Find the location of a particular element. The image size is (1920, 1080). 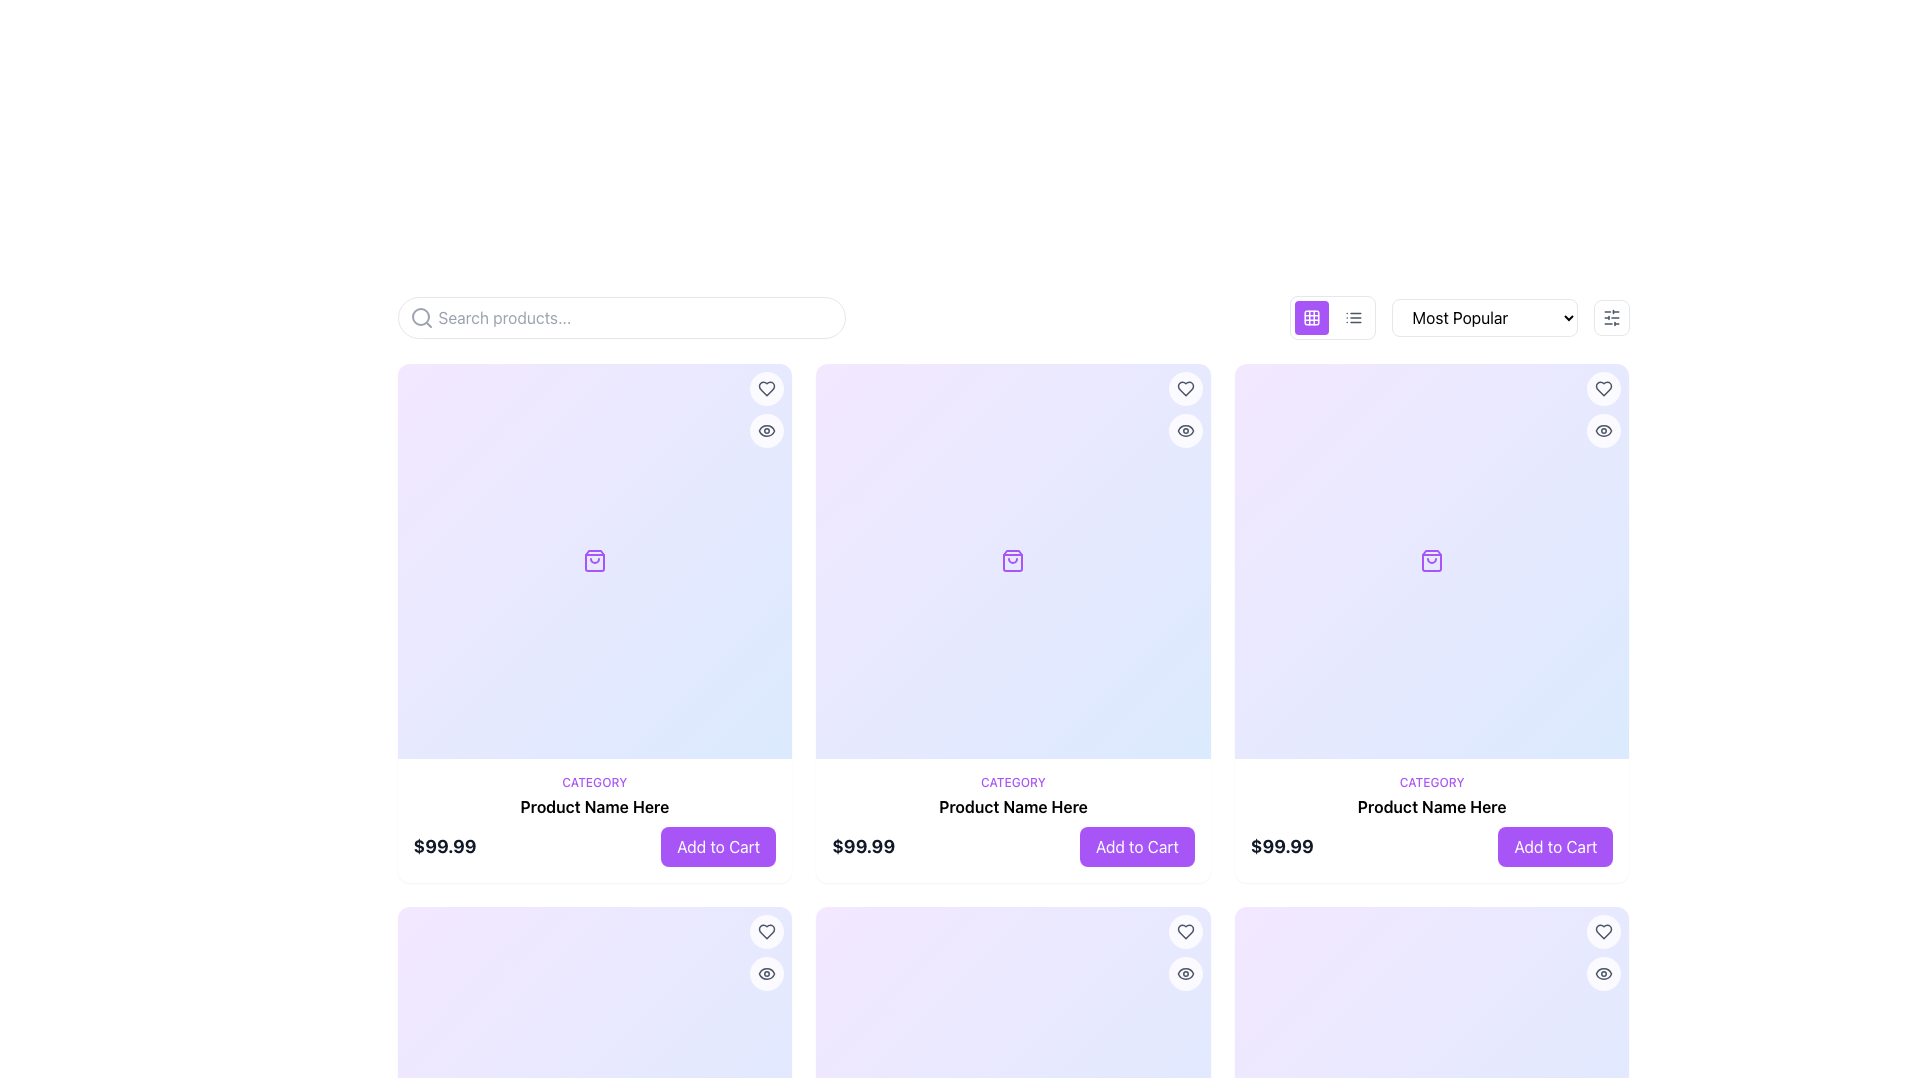

the eye icon button located at the top-right corner of the product card is located at coordinates (1185, 430).